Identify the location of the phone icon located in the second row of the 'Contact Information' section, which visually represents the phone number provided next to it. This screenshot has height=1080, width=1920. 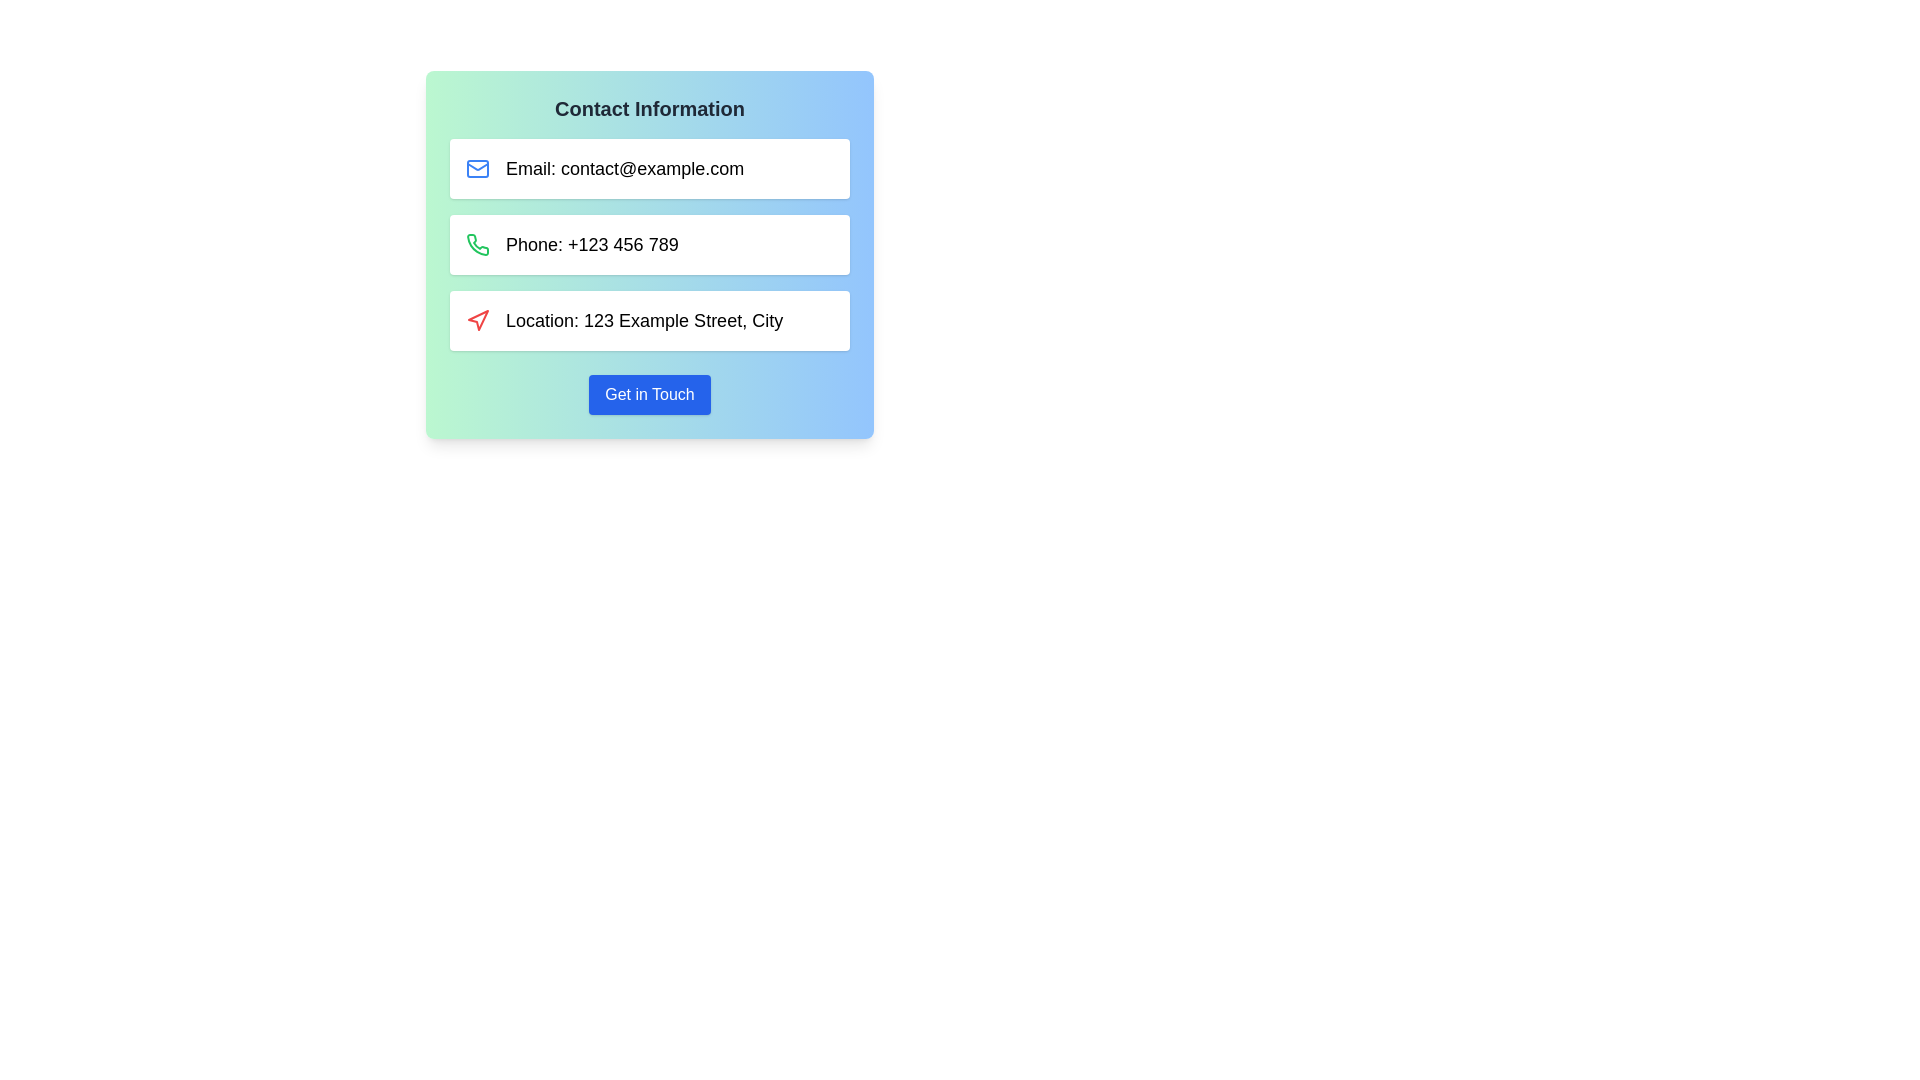
(477, 244).